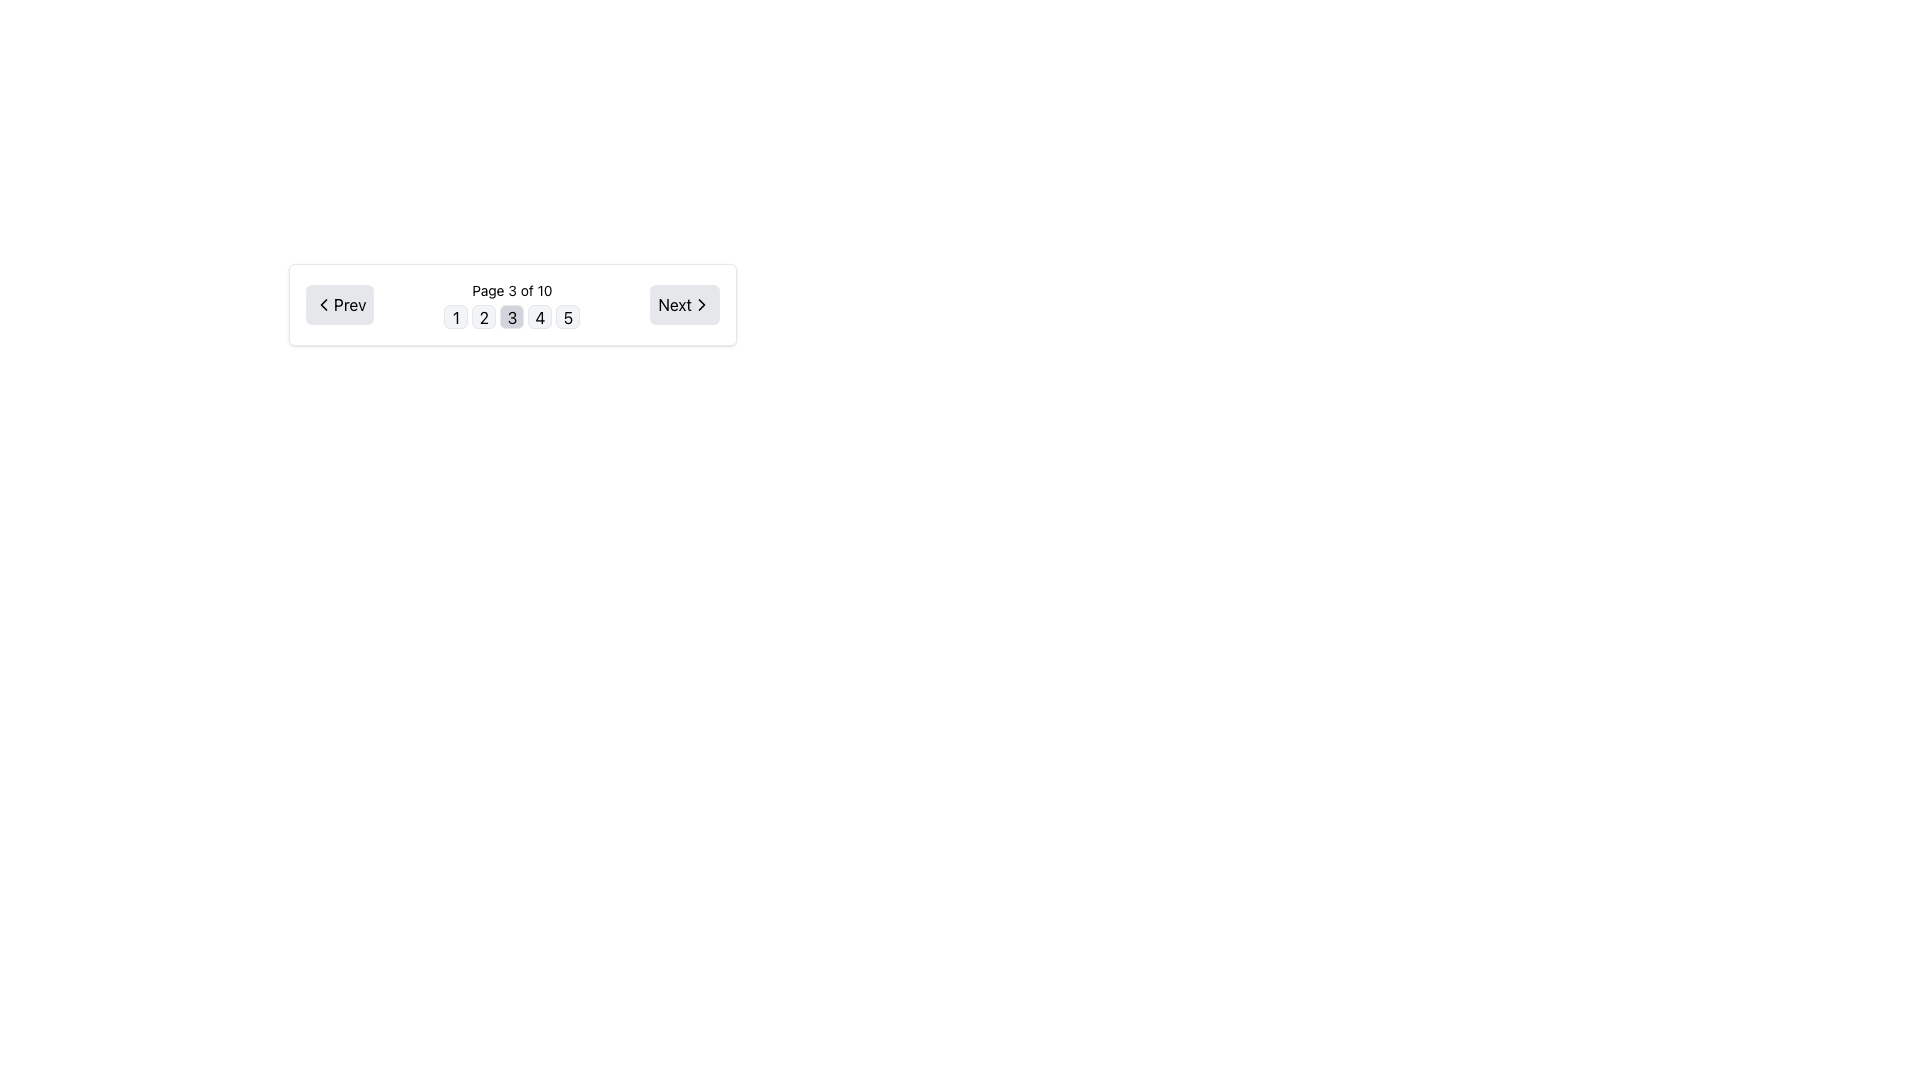 This screenshot has width=1920, height=1080. Describe the element at coordinates (324, 304) in the screenshot. I see `the left-pointing chevron SVG icon within the 'Prev' button in the pagination section to indicate previous navigation` at that location.